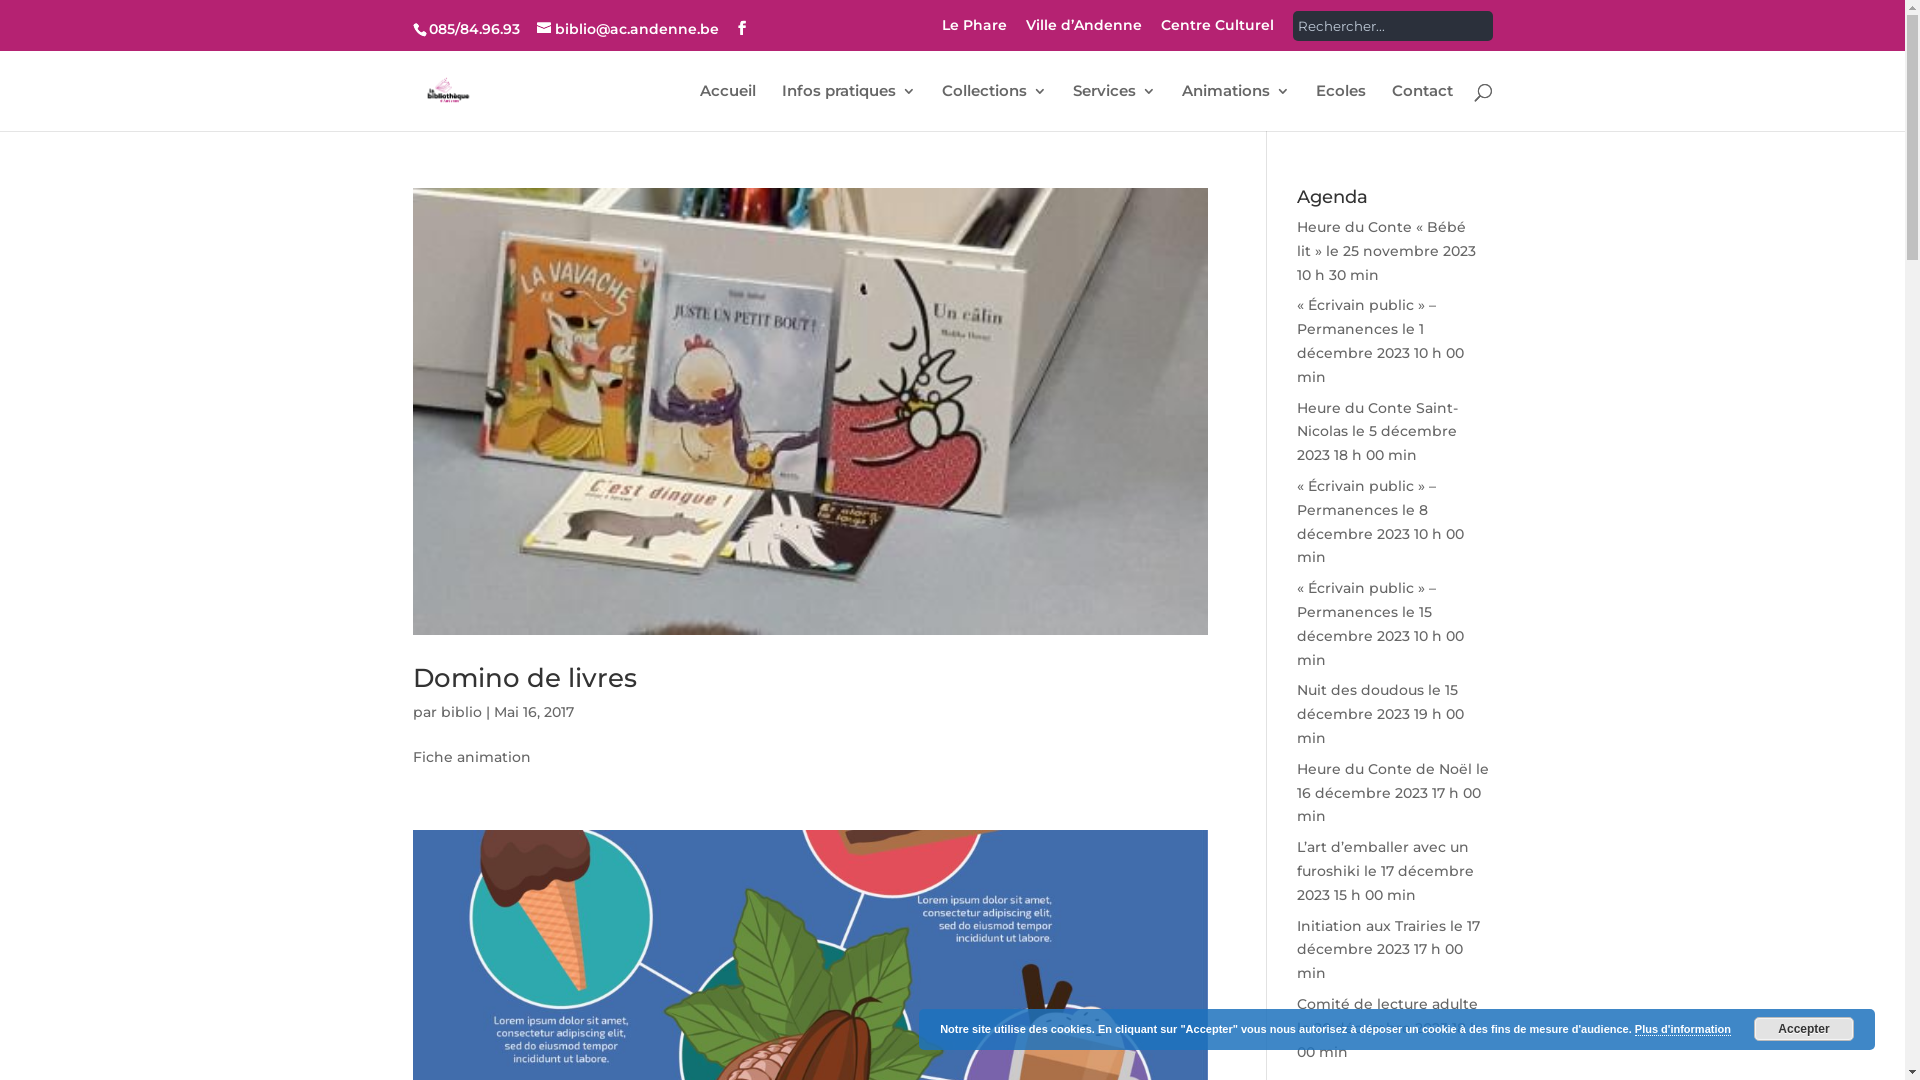  What do you see at coordinates (1370, 925) in the screenshot?
I see `'Initiation aux Trairies'` at bounding box center [1370, 925].